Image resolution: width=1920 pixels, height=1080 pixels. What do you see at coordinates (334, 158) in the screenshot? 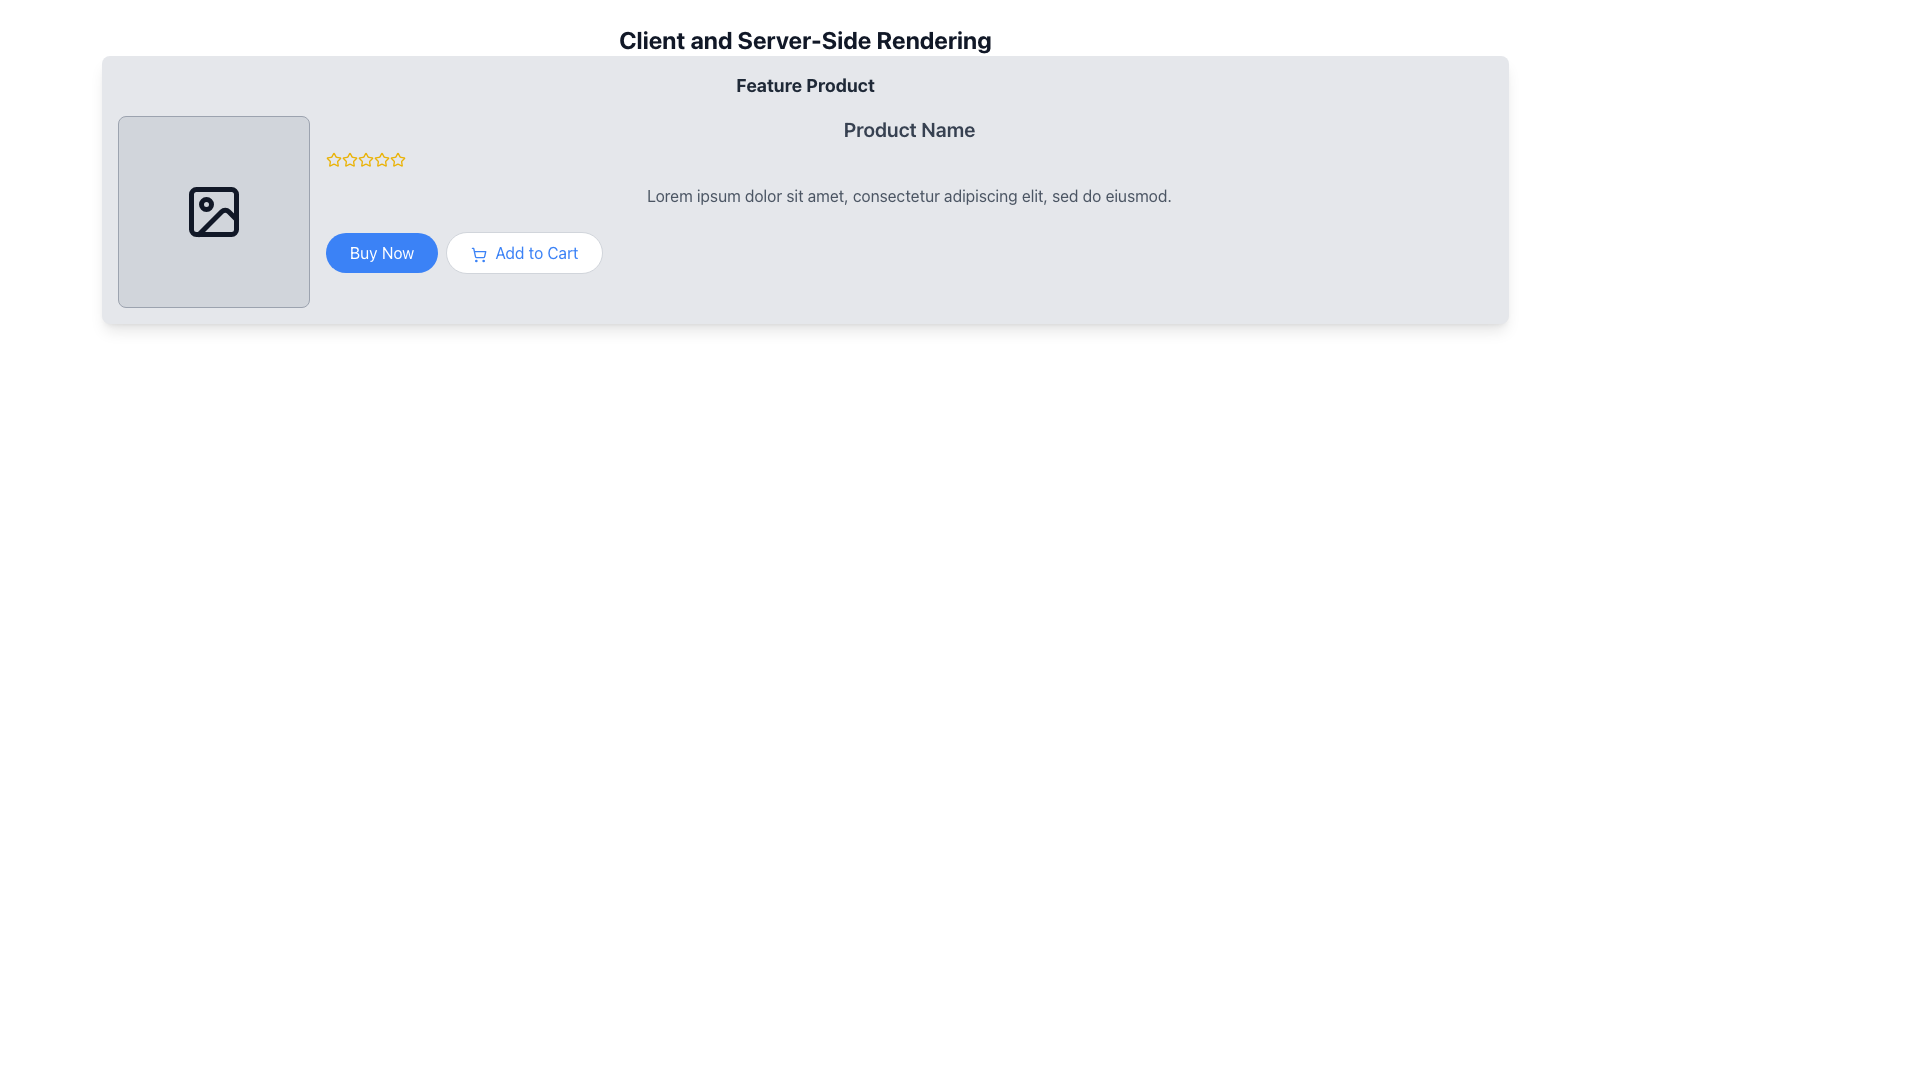
I see `the third star icon in the rating system` at bounding box center [334, 158].